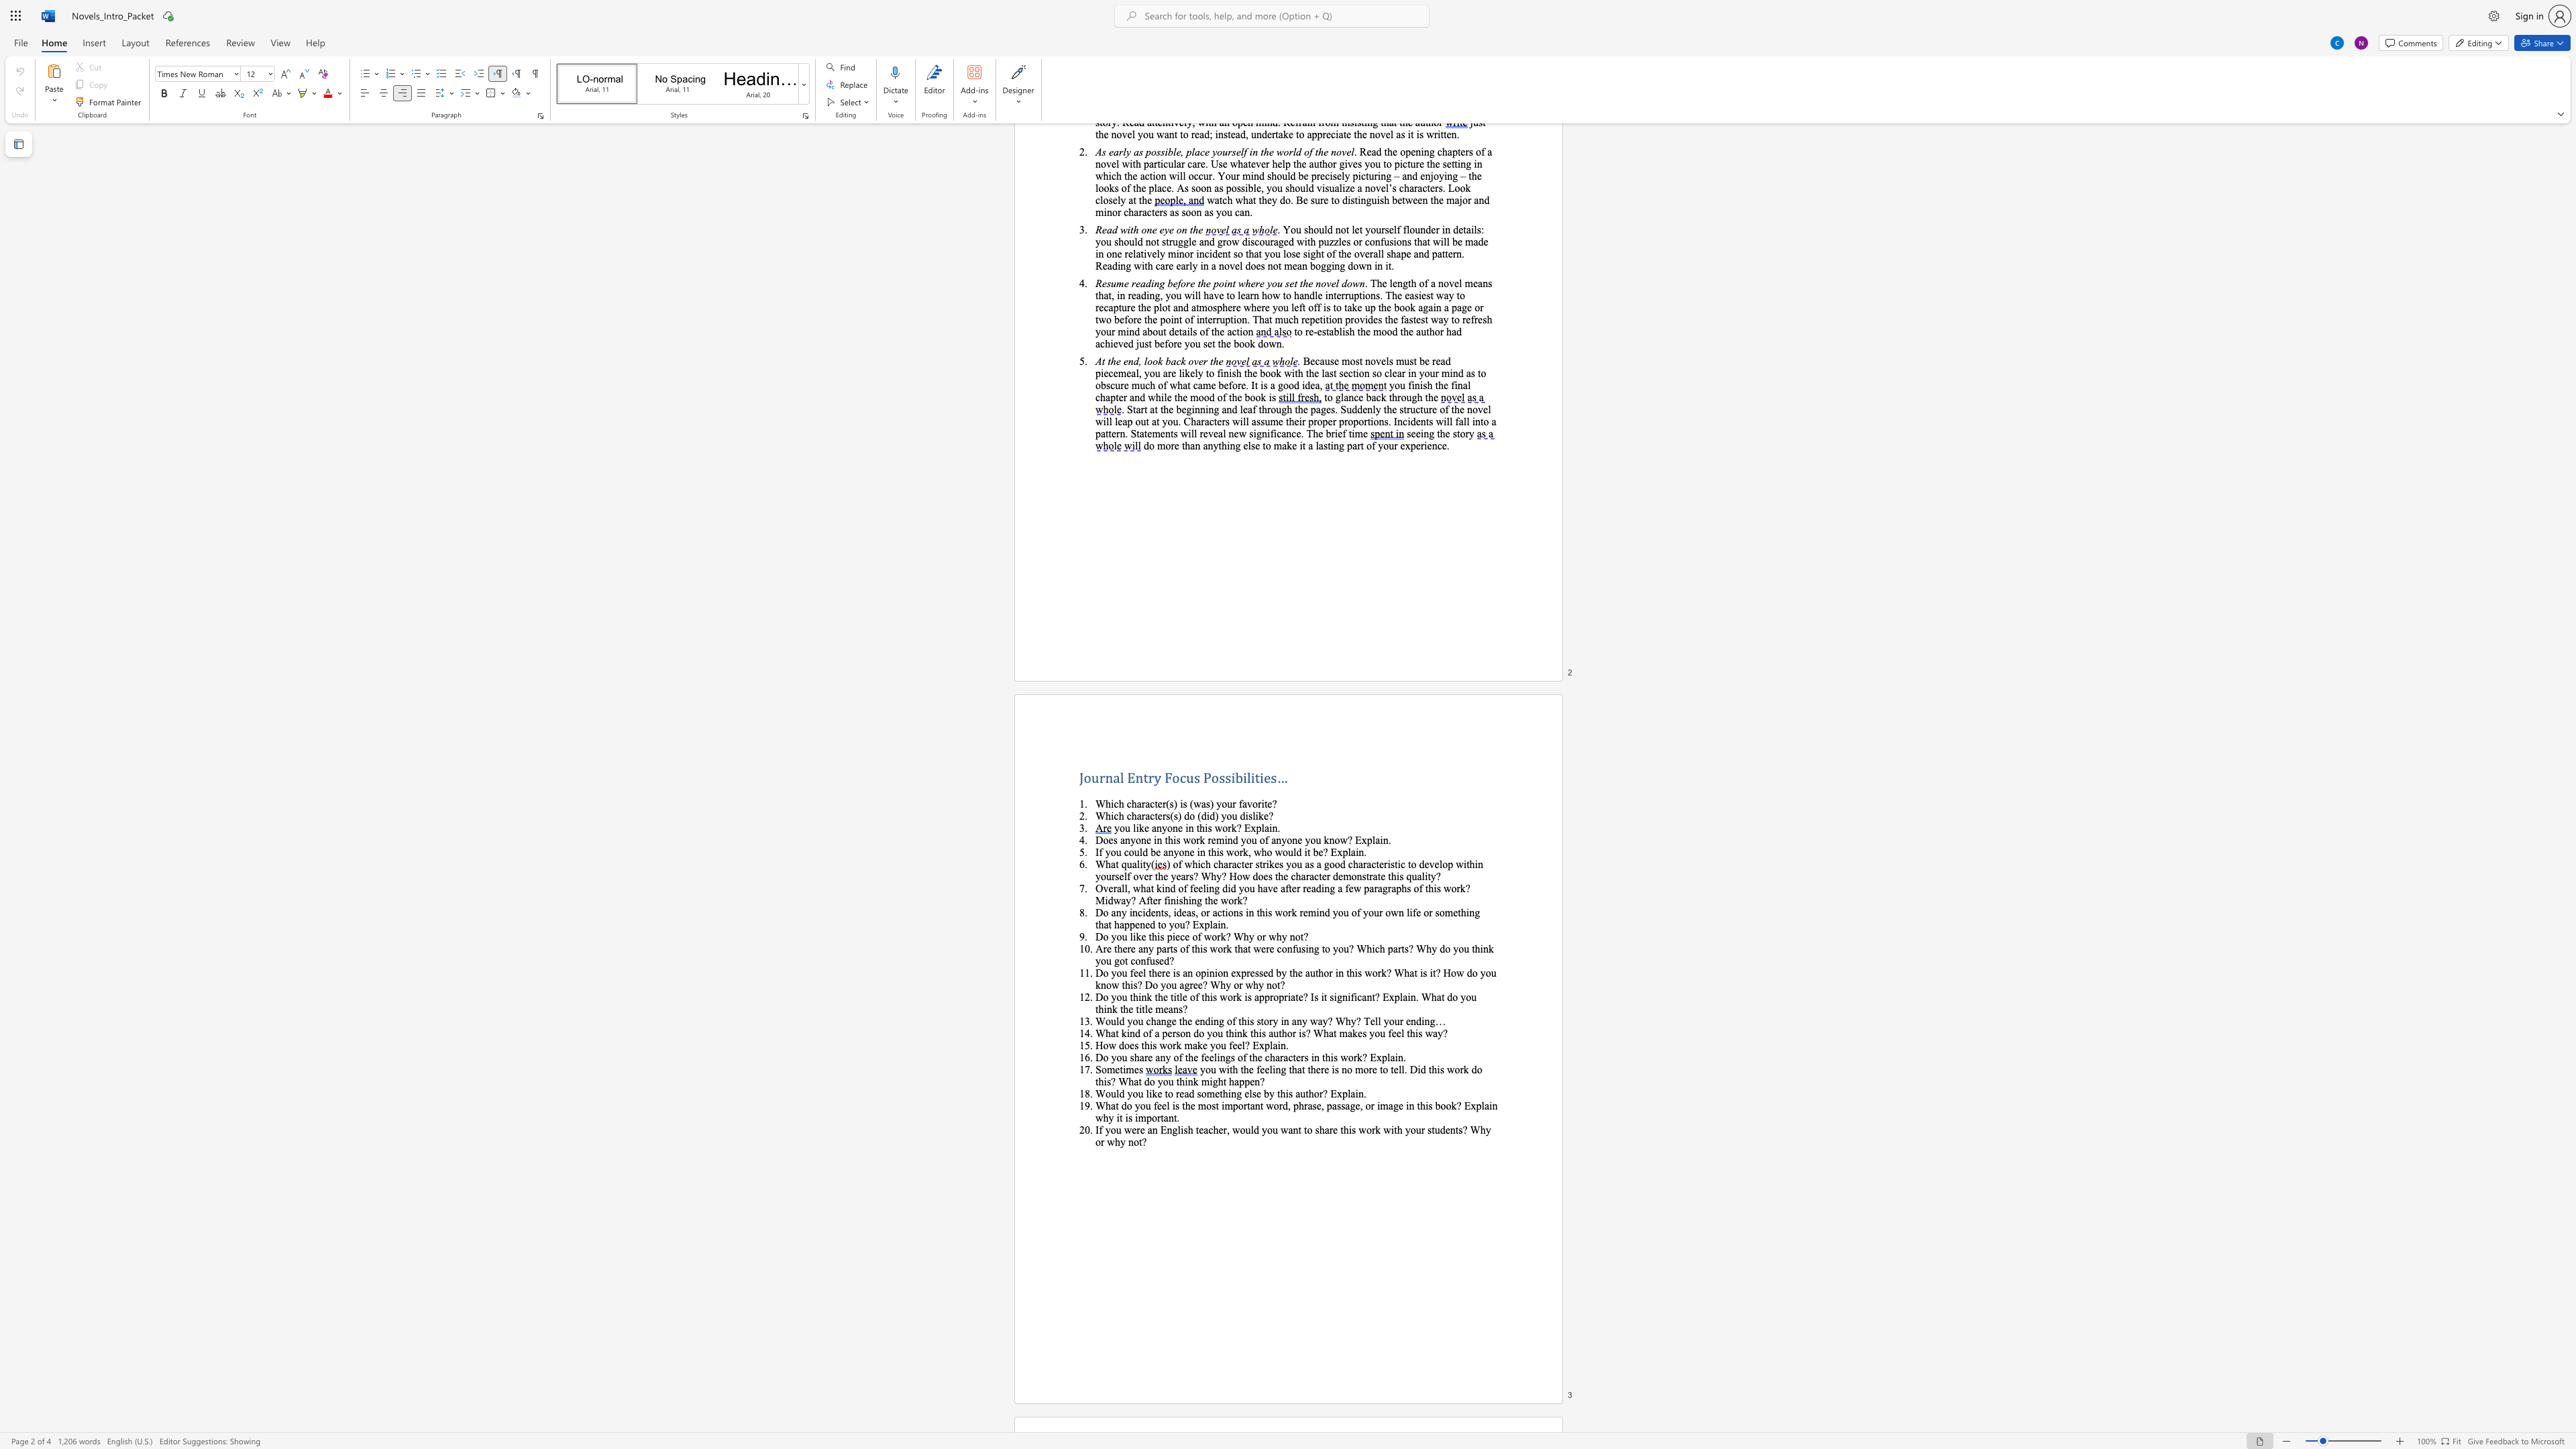 This screenshot has width=2576, height=1449. I want to click on the subset text "do you think might hap" within the text "you with the feeling that there is no more to tell. Did this work do this? What do you think might happen?", so click(1142, 1081).